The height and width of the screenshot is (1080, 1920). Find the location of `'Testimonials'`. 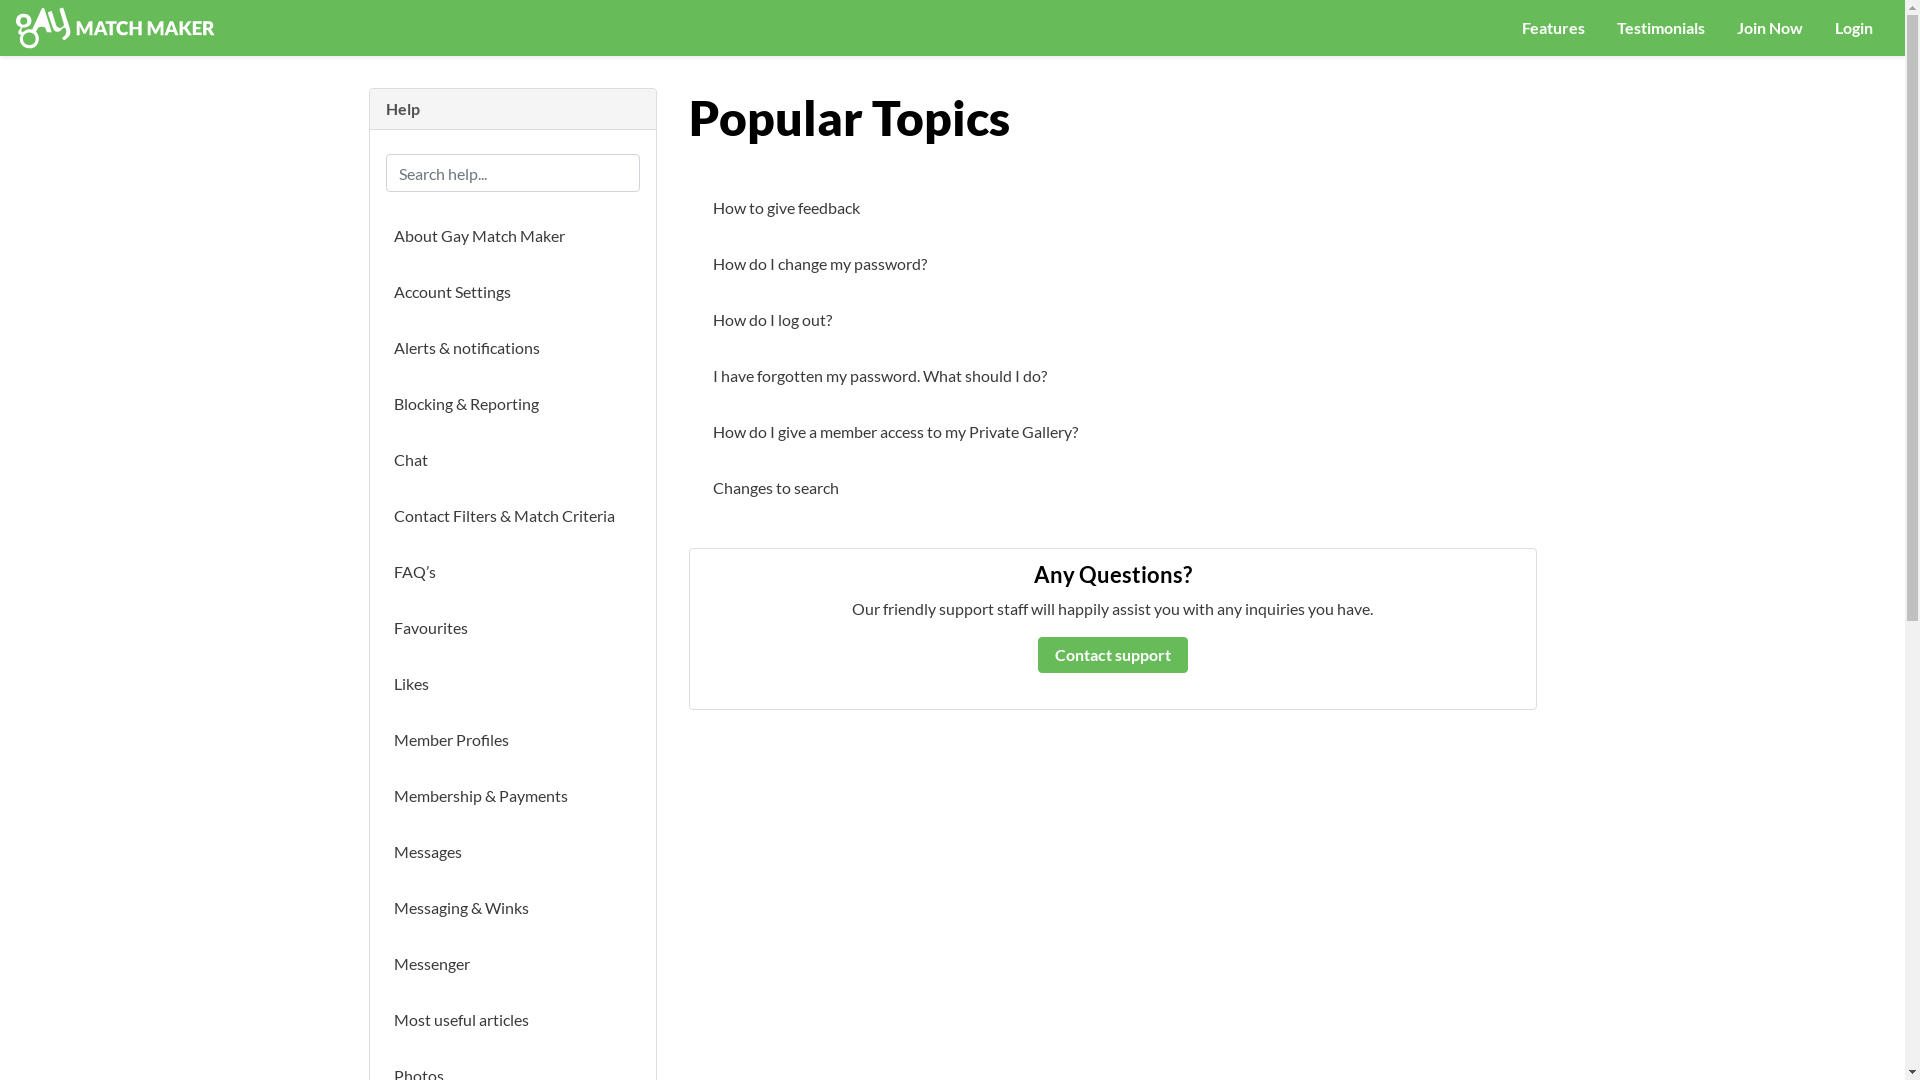

'Testimonials' is located at coordinates (1601, 27).